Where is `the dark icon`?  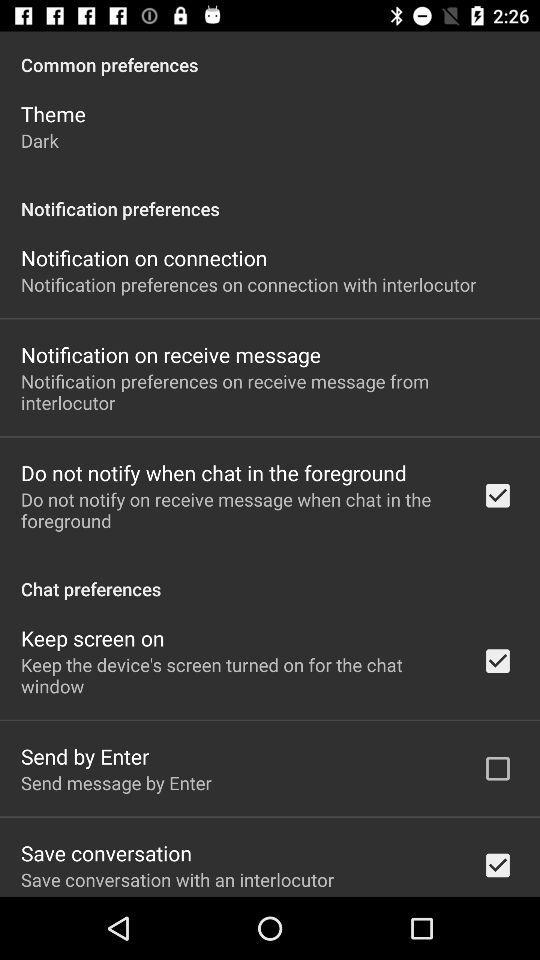 the dark icon is located at coordinates (39, 139).